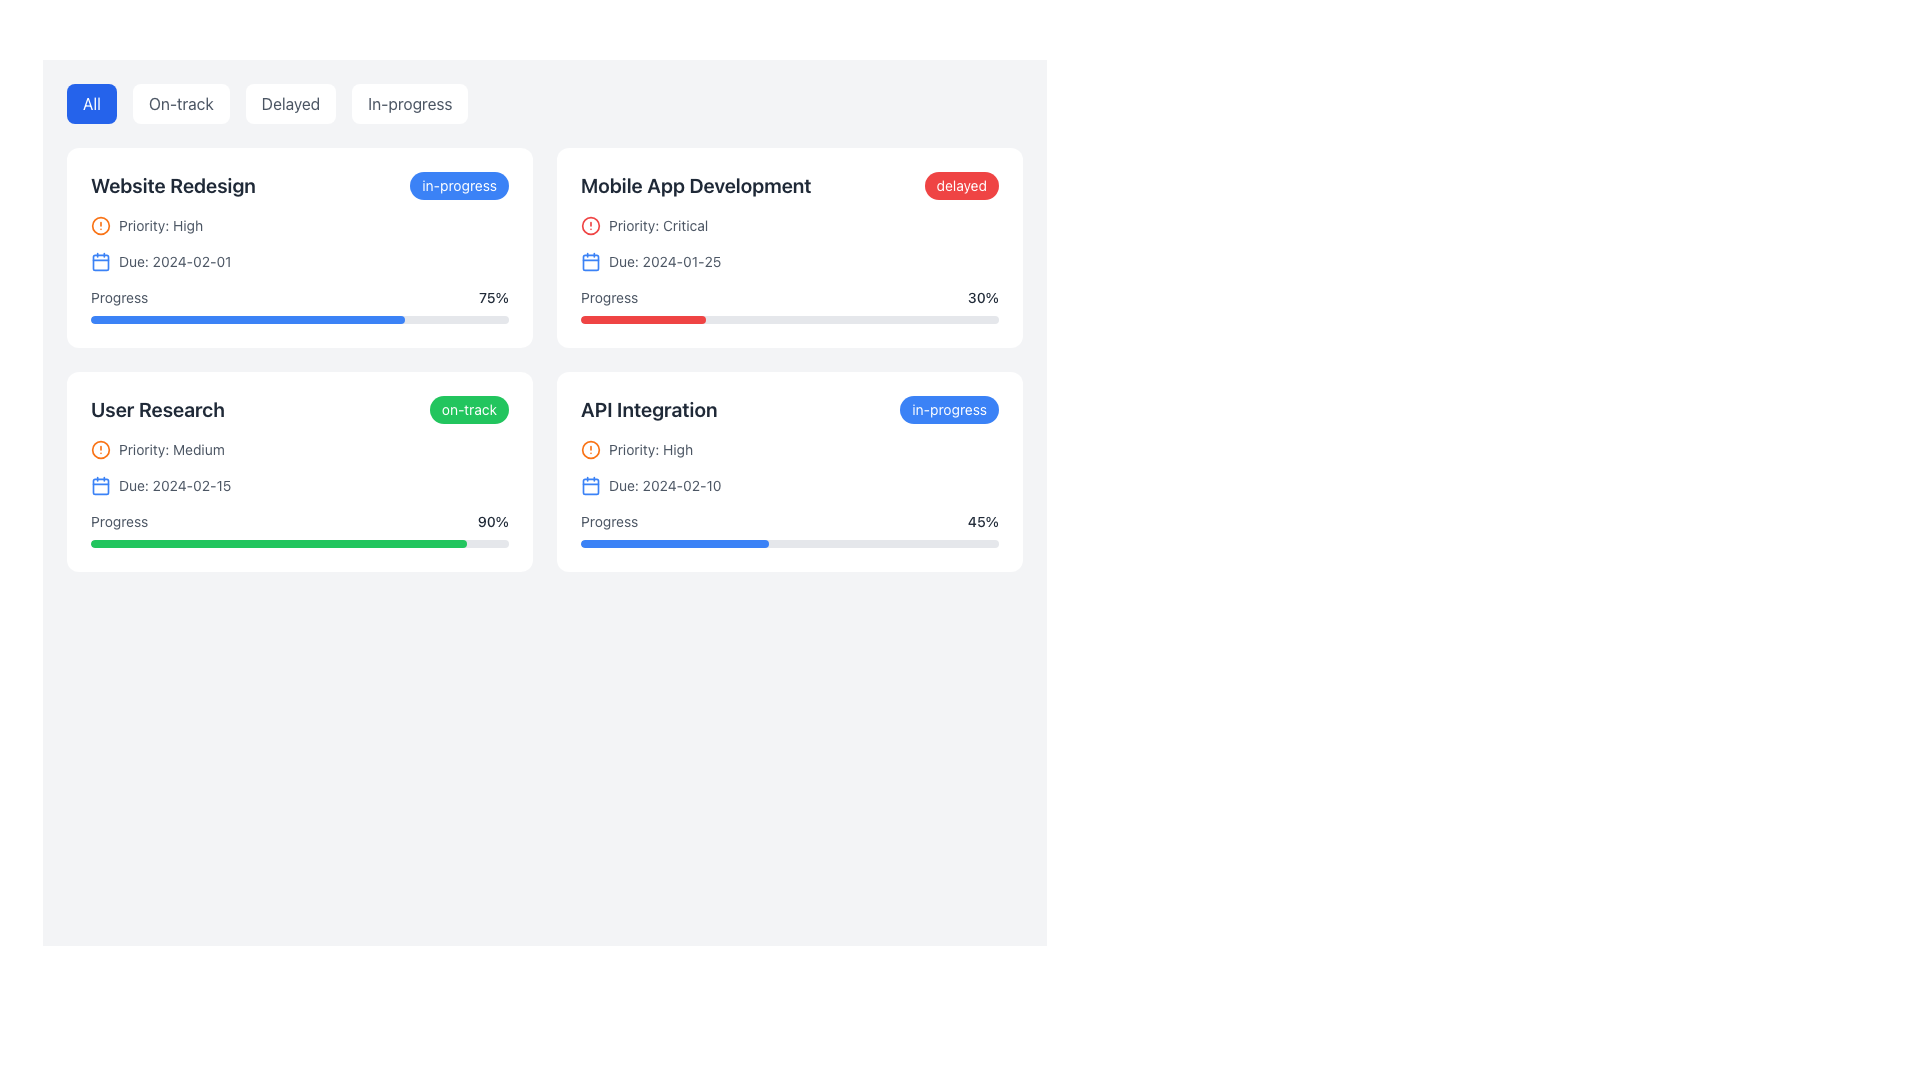  Describe the element at coordinates (589, 225) in the screenshot. I see `the critical priority status icon located to the left of the text 'Priority: Critical' in the 'Mobile App Development' card in the upper-right section of the interface` at that location.